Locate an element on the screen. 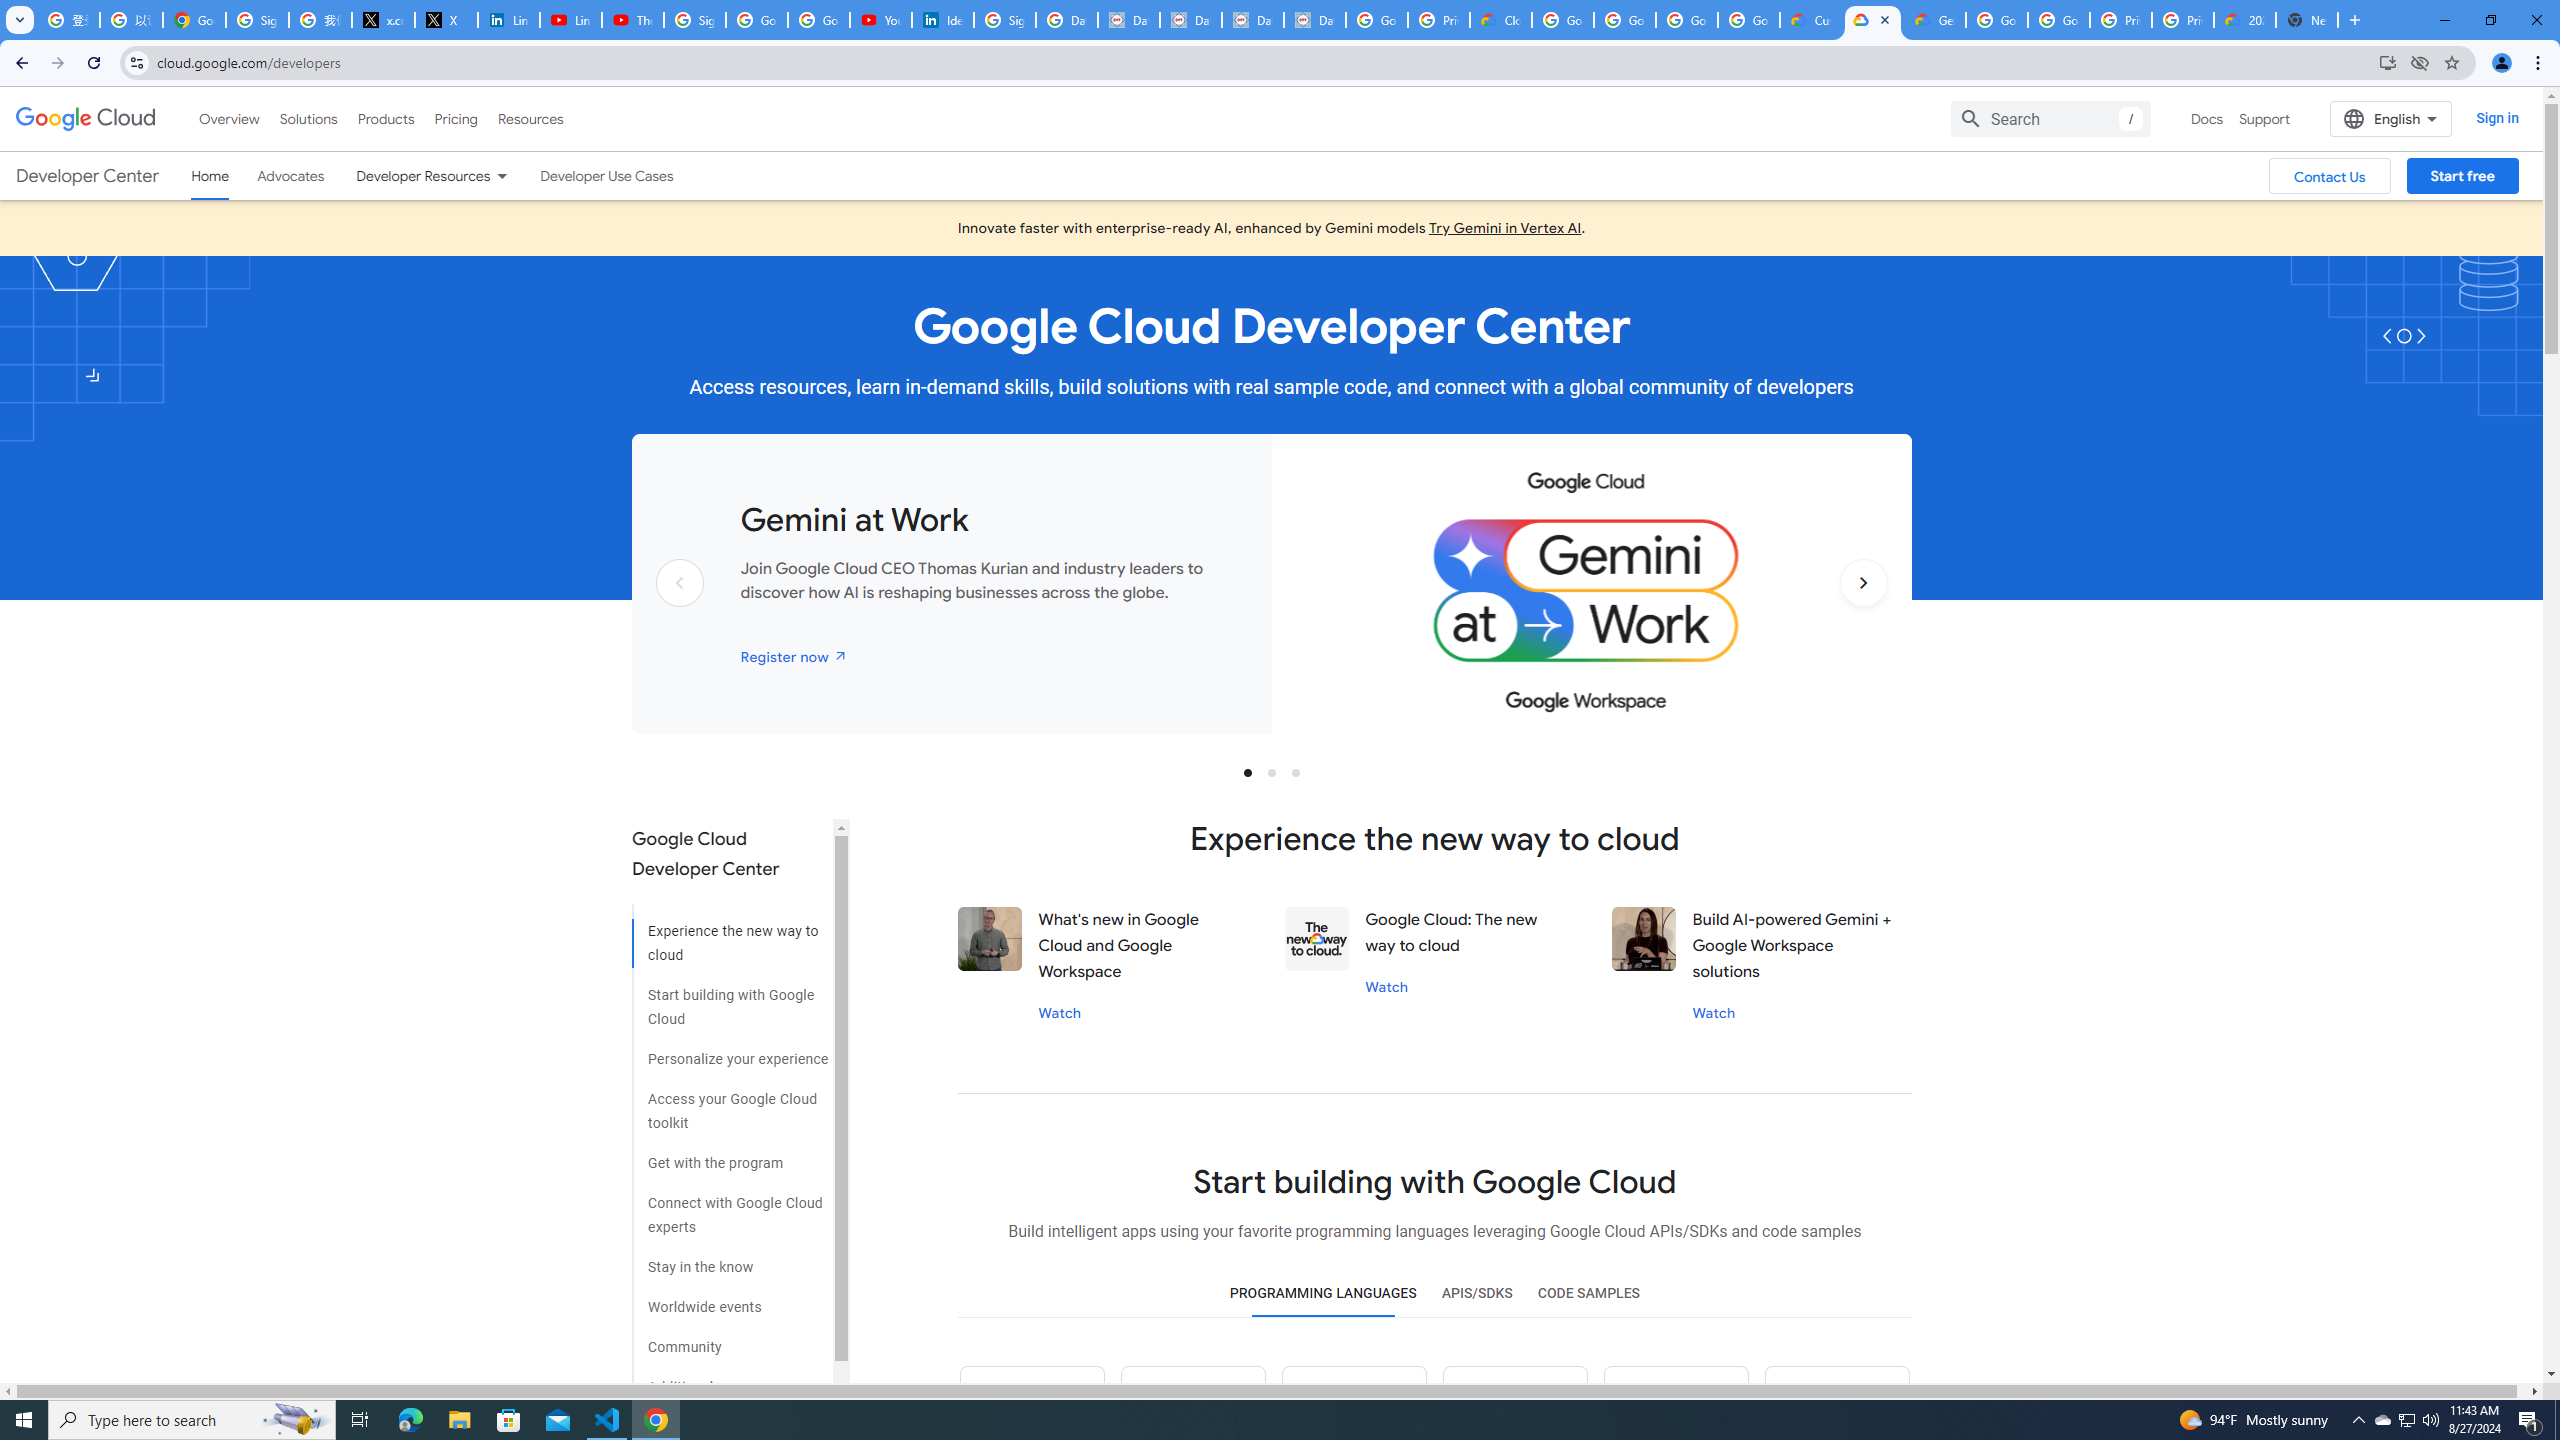  'PROGRAMMING LANGUAGES' is located at coordinates (1322, 1292).